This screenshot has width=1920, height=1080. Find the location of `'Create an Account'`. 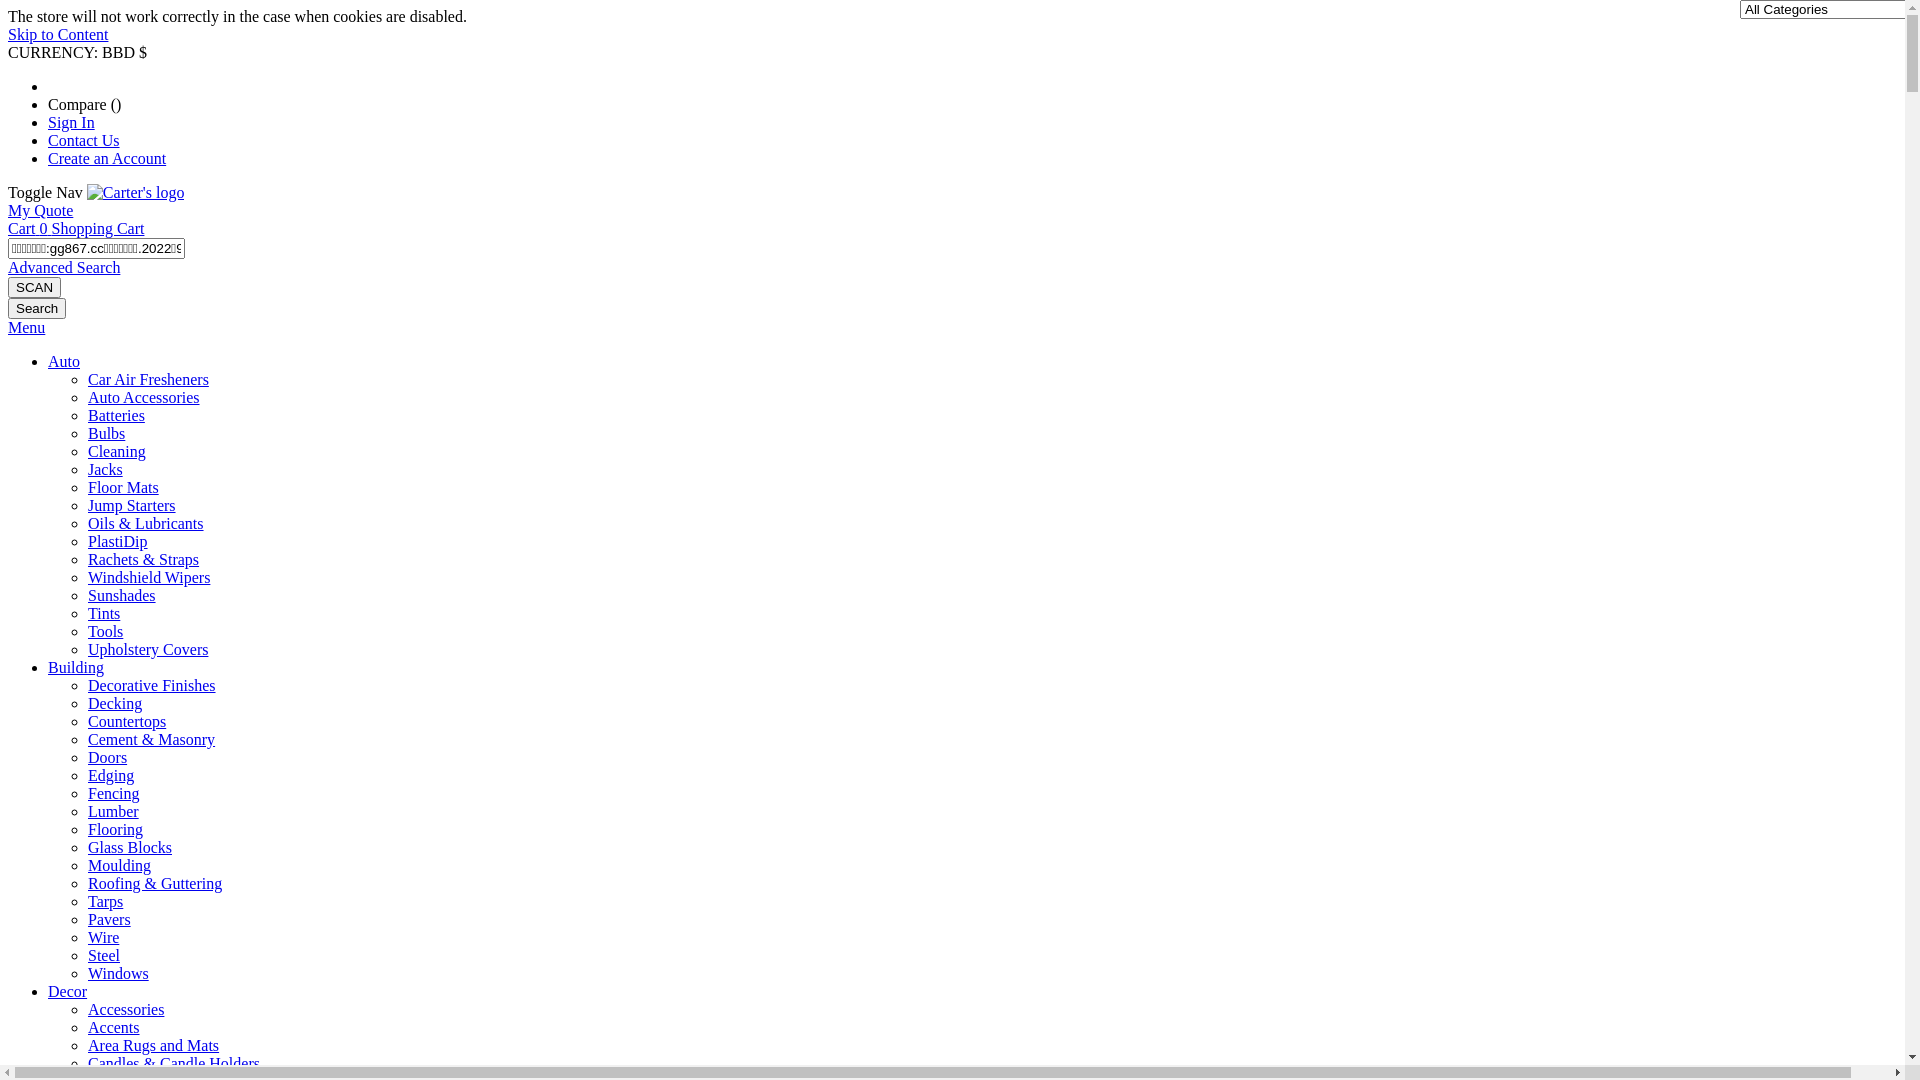

'Create an Account' is located at coordinates (105, 157).